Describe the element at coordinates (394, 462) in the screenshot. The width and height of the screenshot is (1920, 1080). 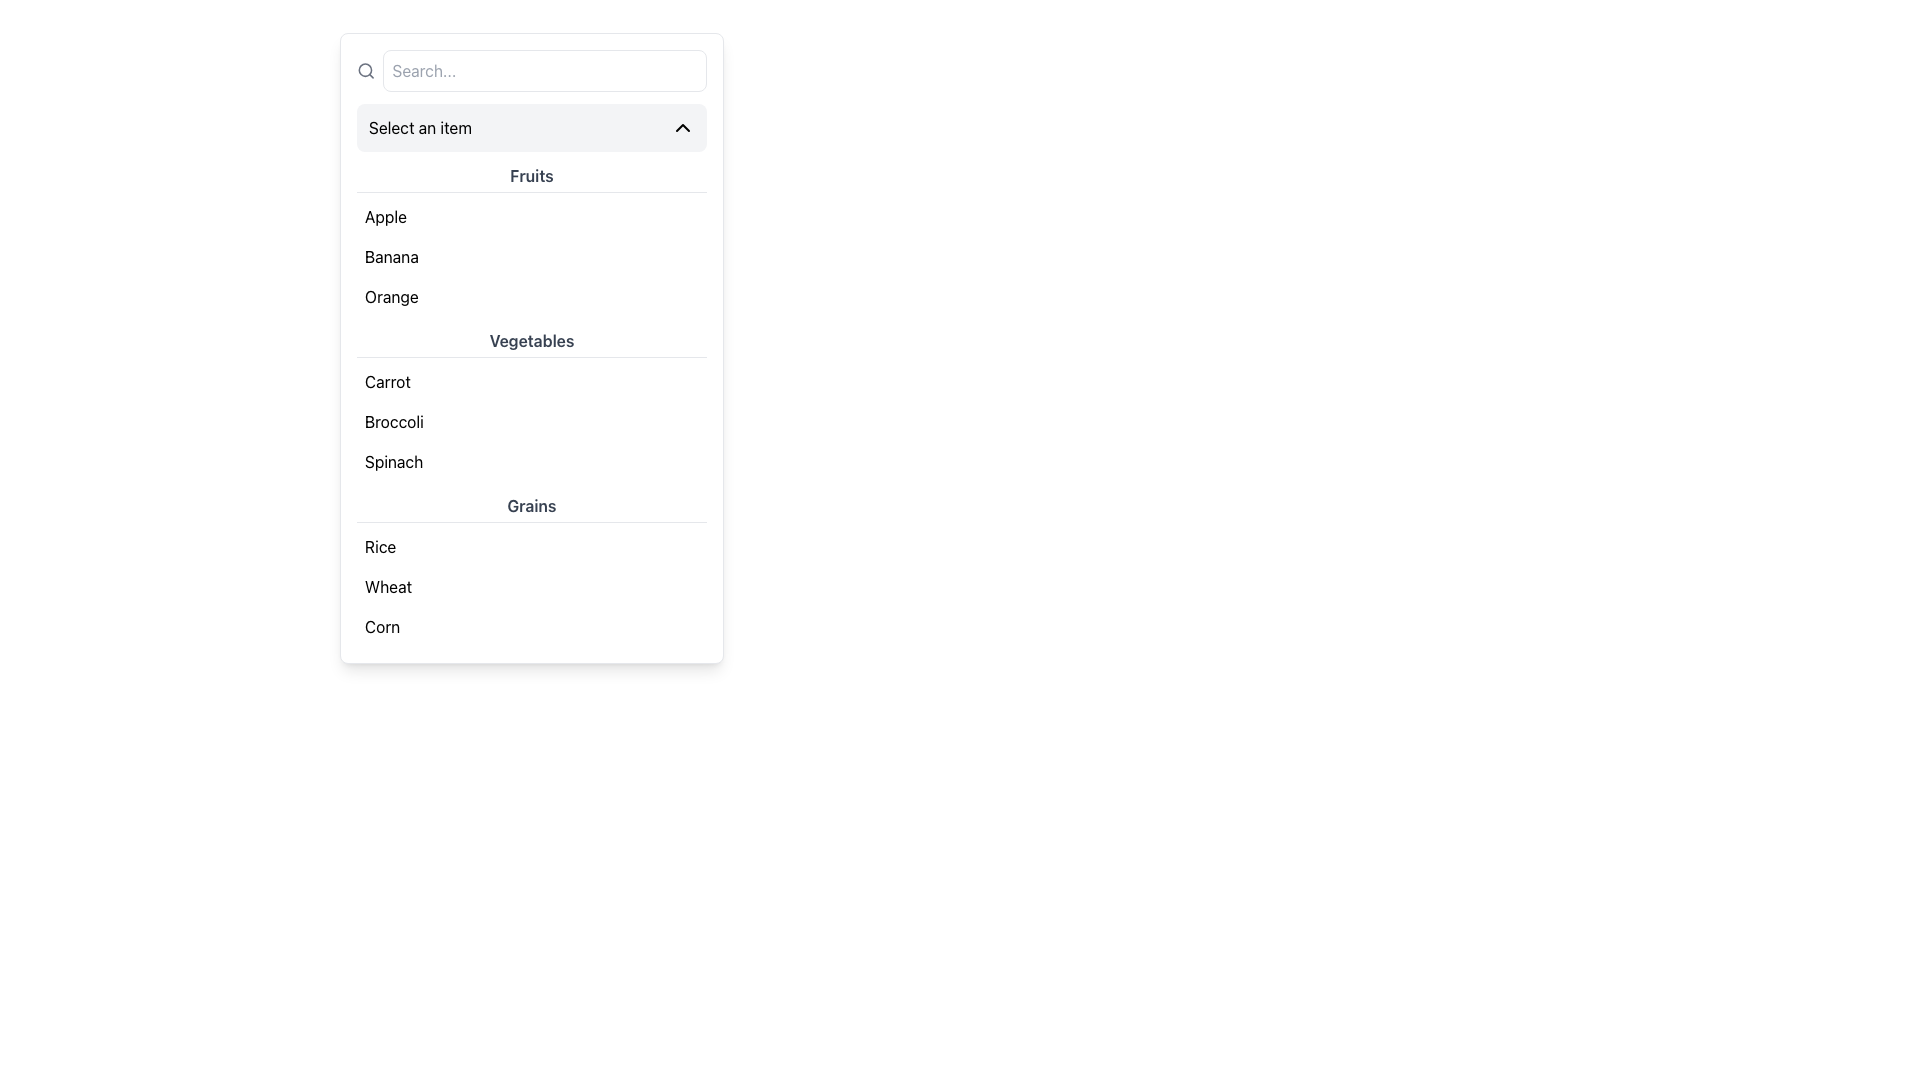
I see `the 'Spinach' text label in the 'Vegetables' section of the dropdown menu` at that location.